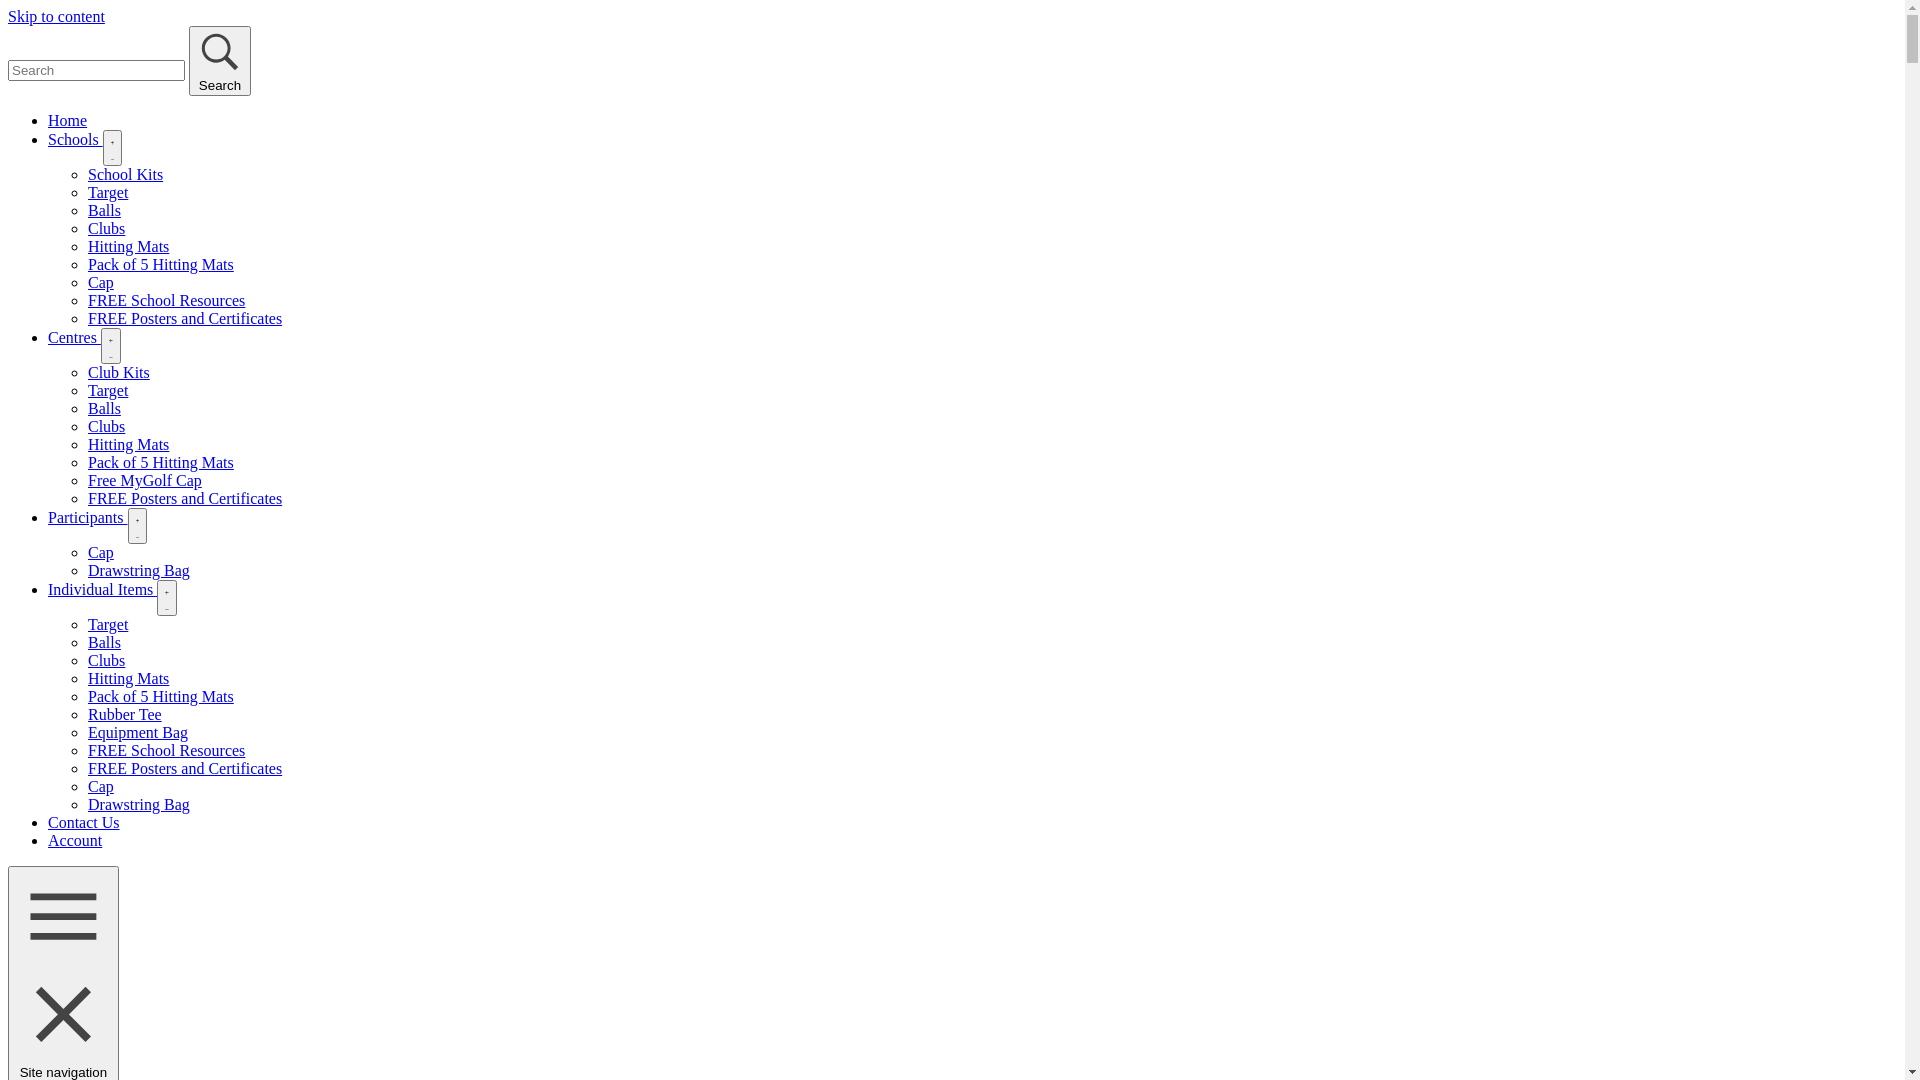 The image size is (1920, 1080). I want to click on 'Rubber Tee', so click(123, 713).